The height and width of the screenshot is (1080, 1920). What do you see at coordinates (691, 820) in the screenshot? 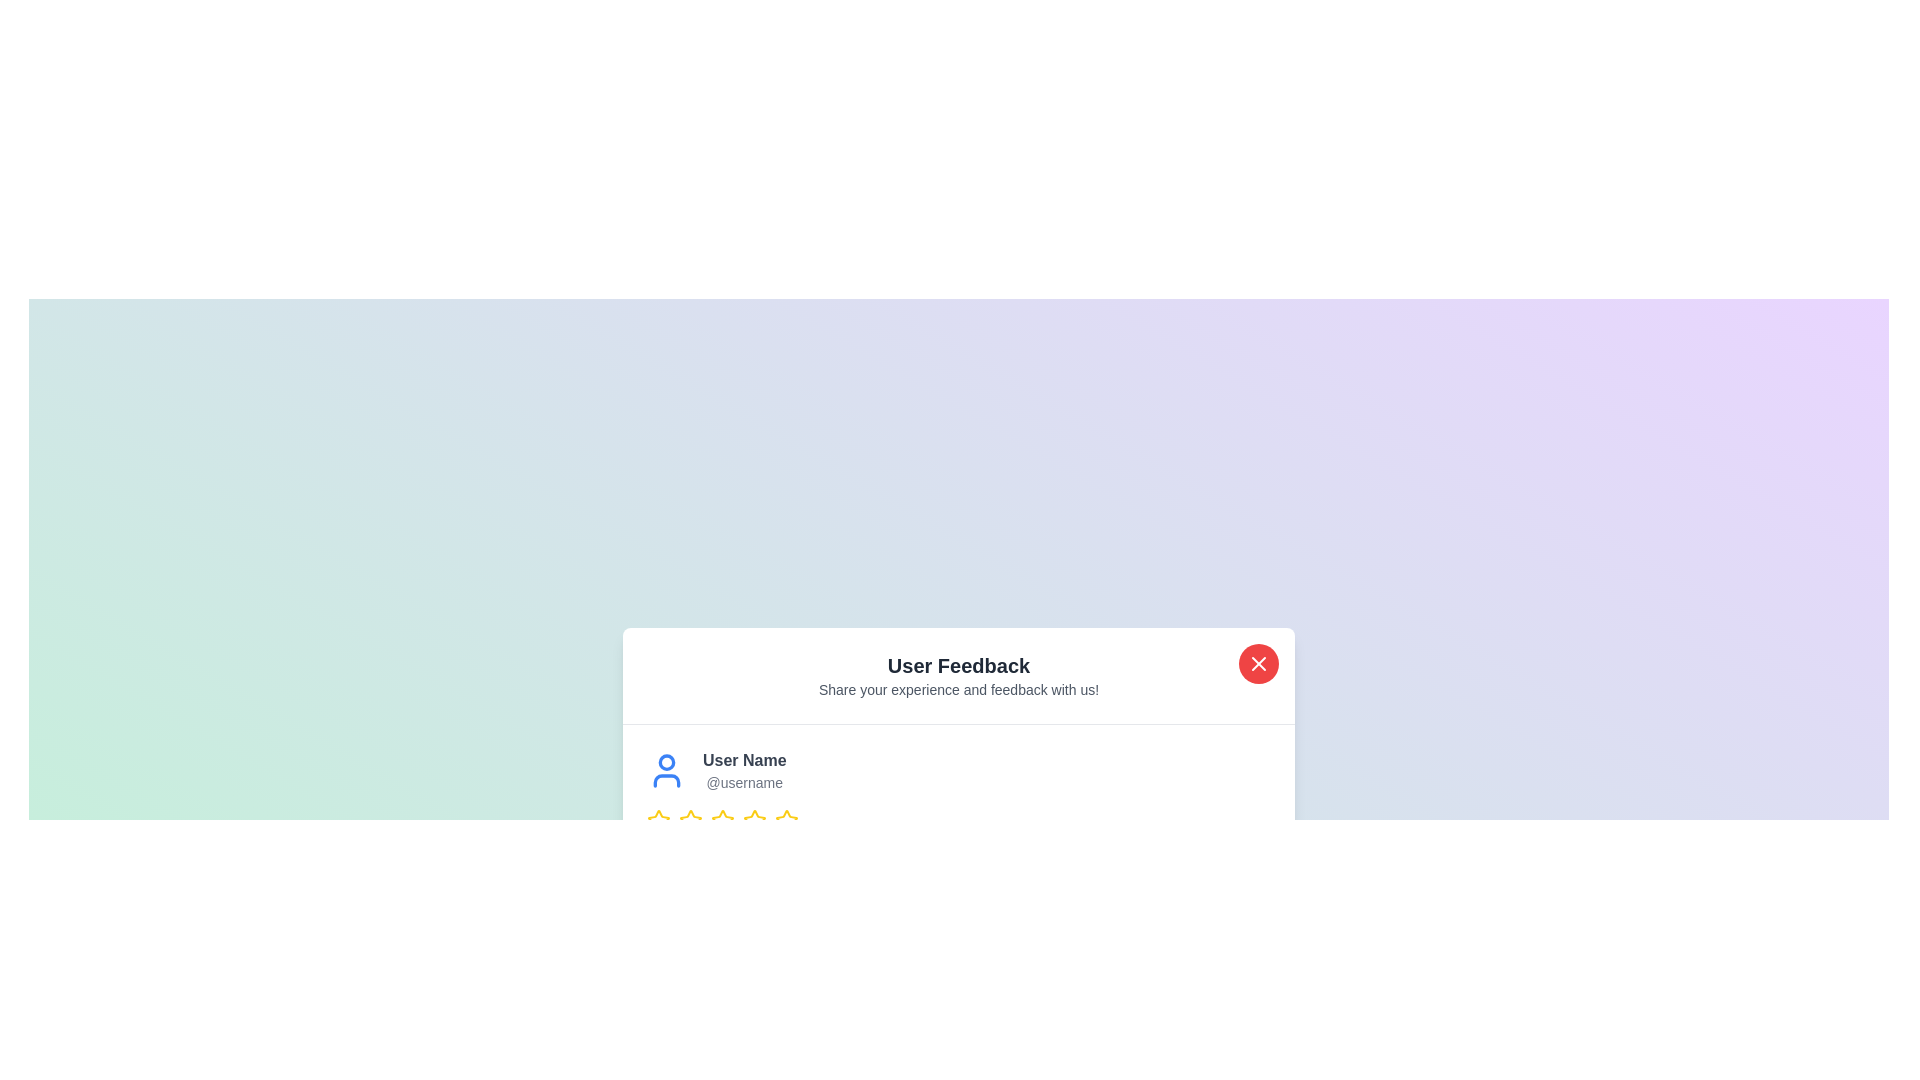
I see `the first star icon, which has a yellow outline and is located below the 'User Name' and '@username' text` at bounding box center [691, 820].